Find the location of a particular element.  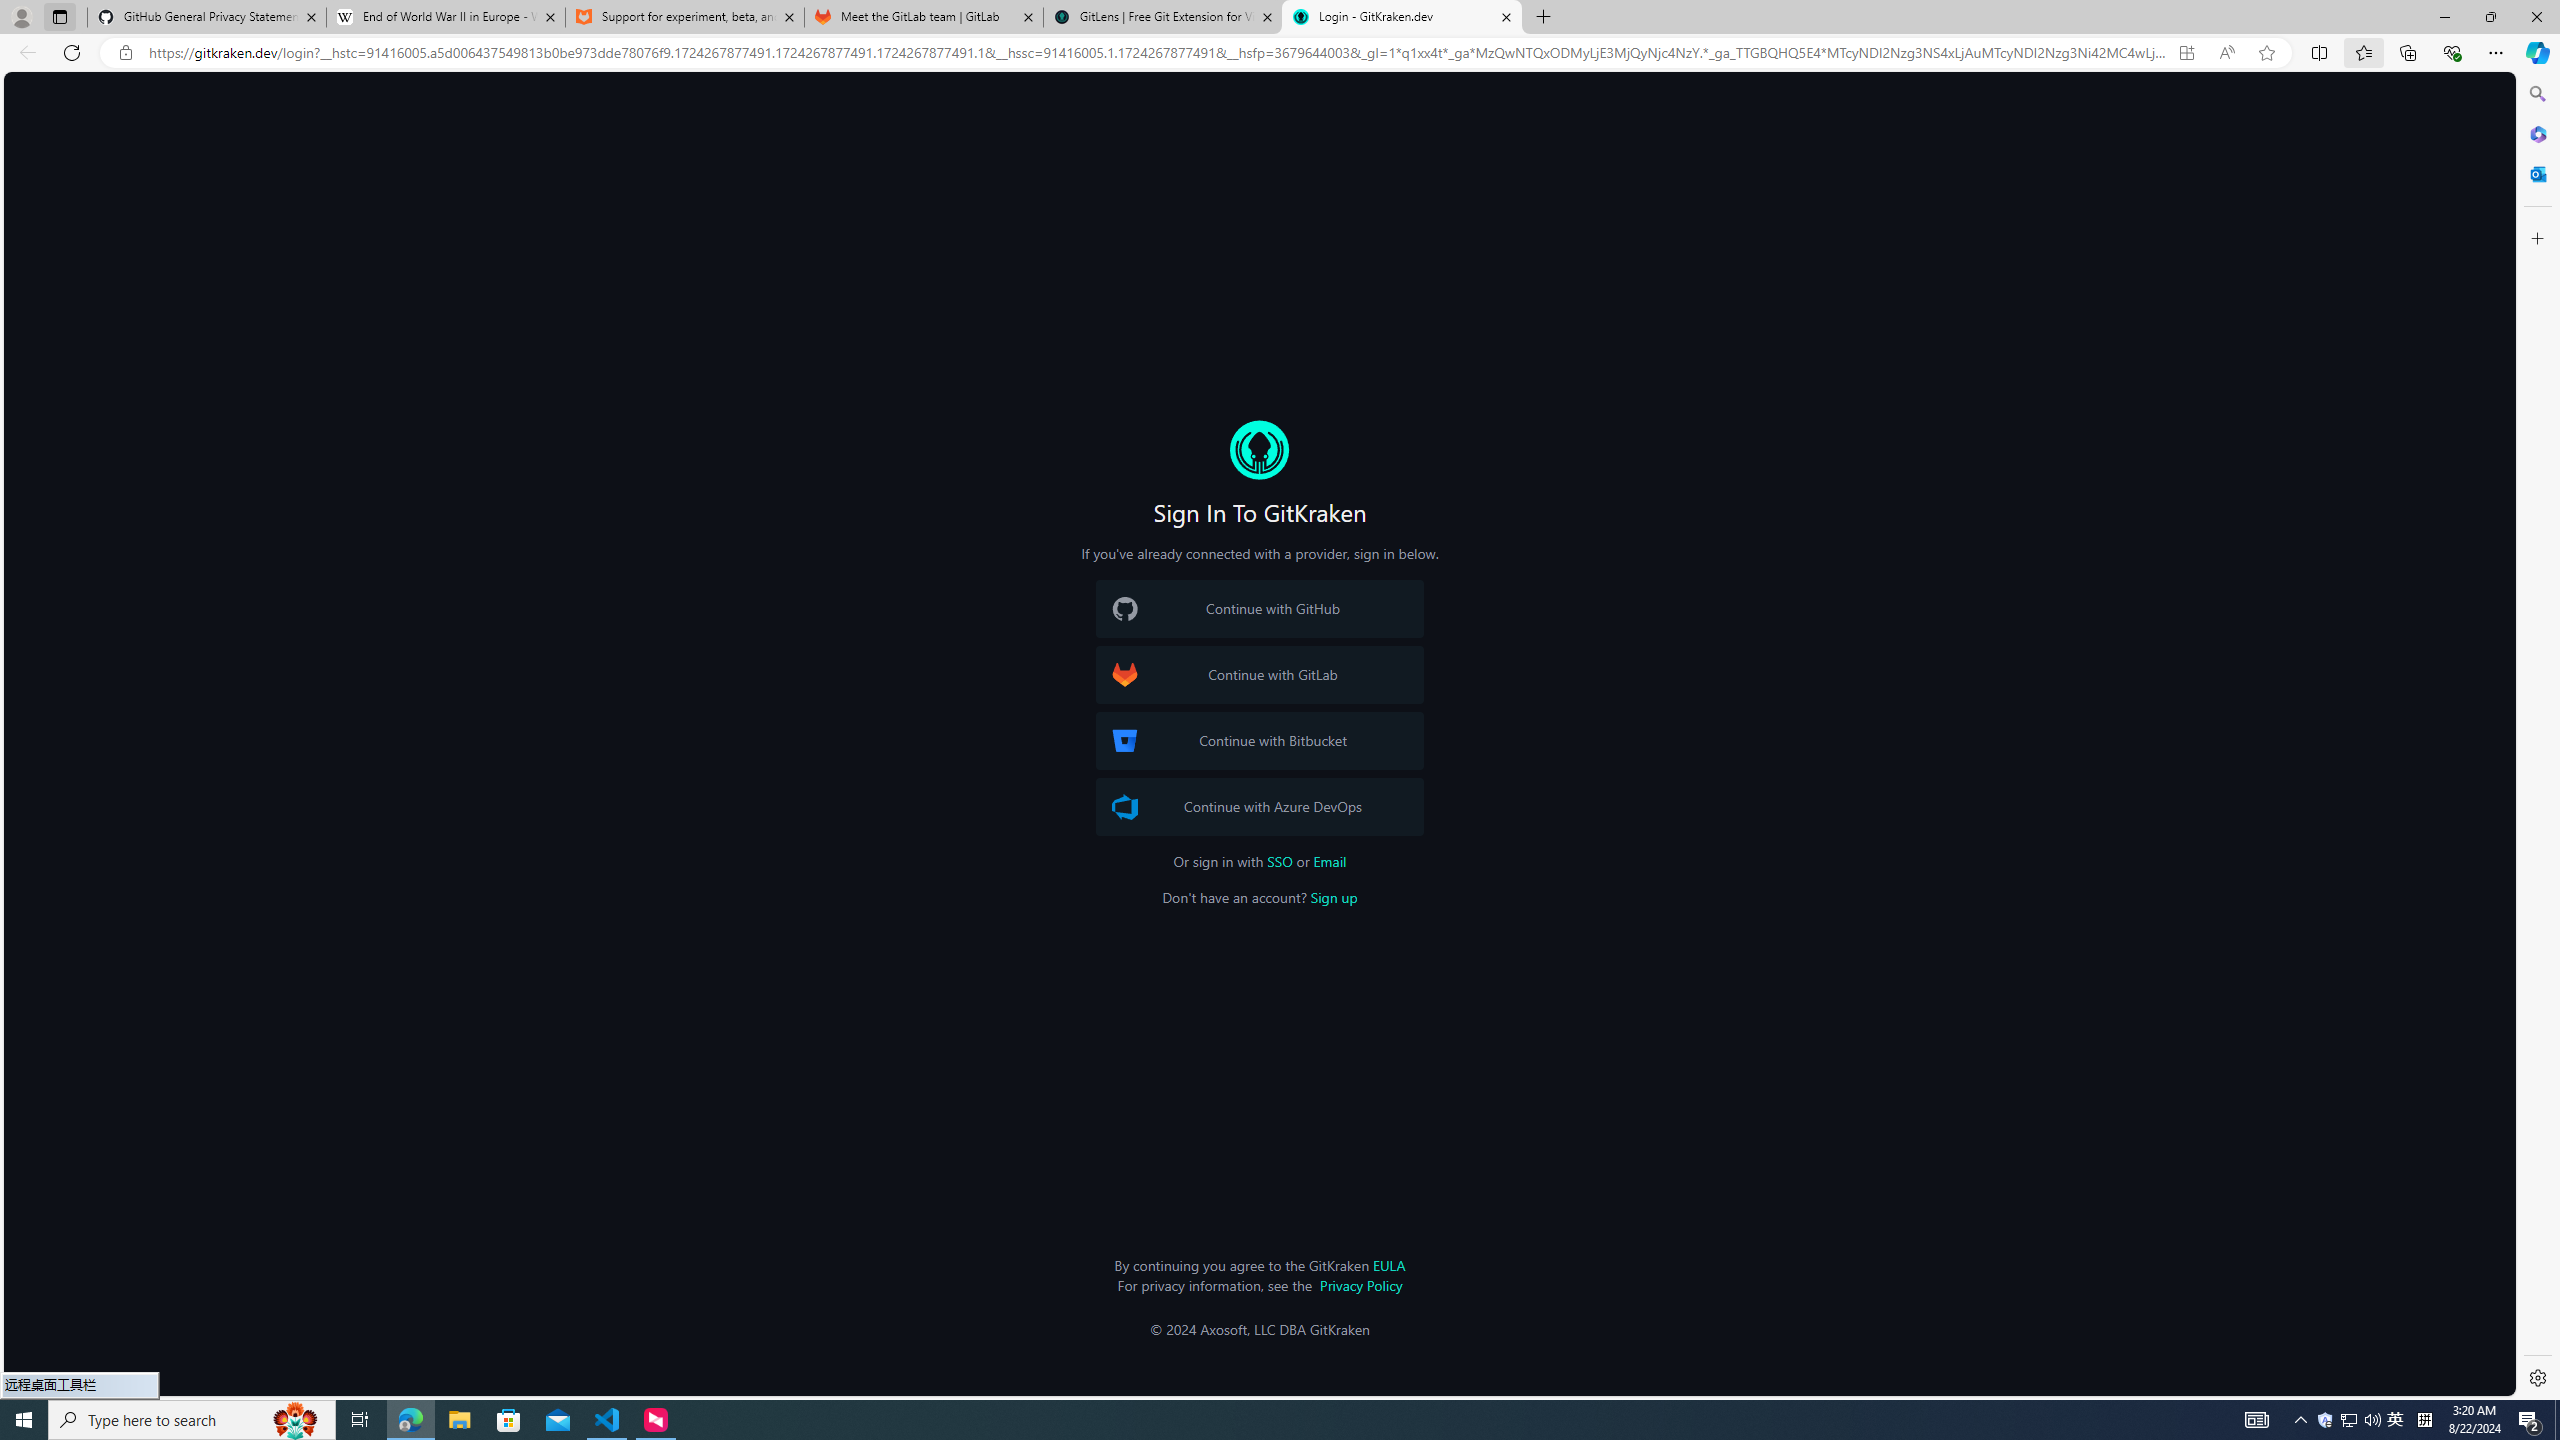

'Login - GitKraken.dev' is located at coordinates (1402, 16).